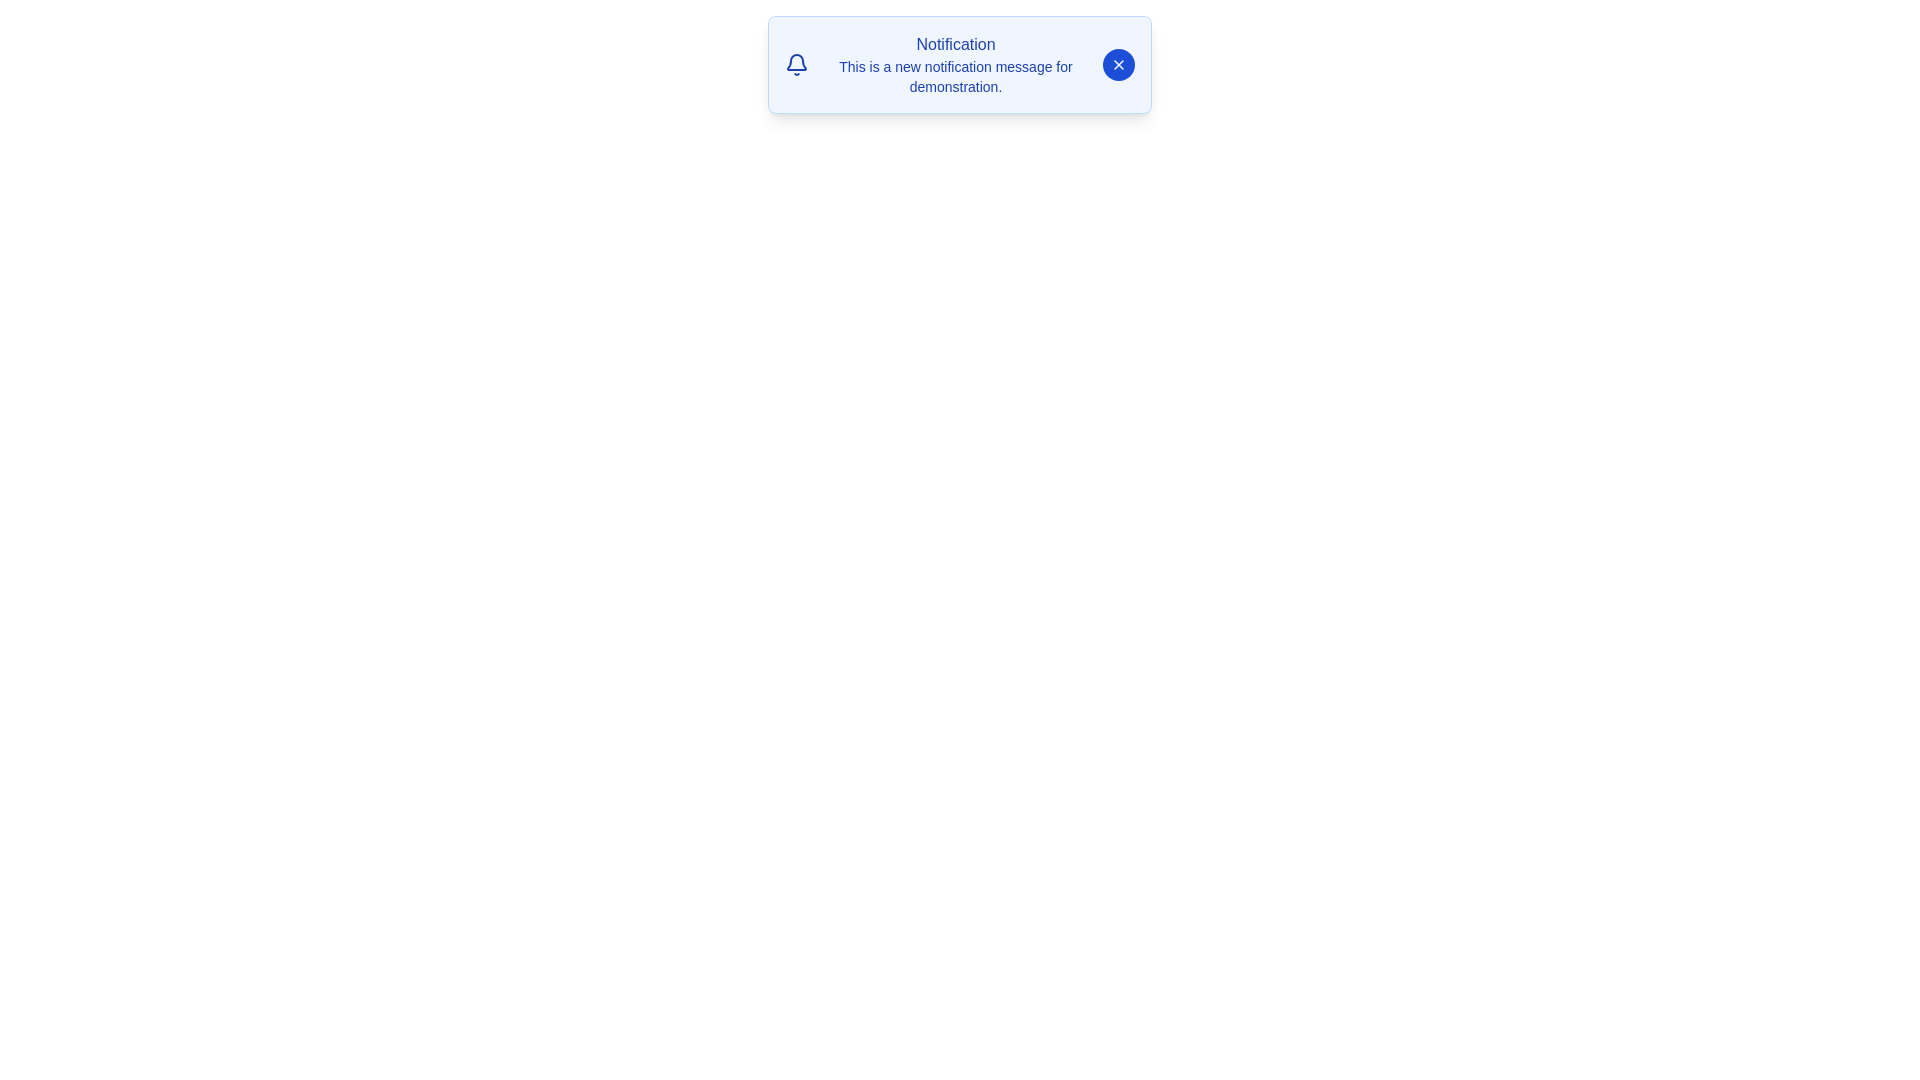  I want to click on the notification card that has a light blue background and displays 'Notification' in bold text, so click(960, 64).